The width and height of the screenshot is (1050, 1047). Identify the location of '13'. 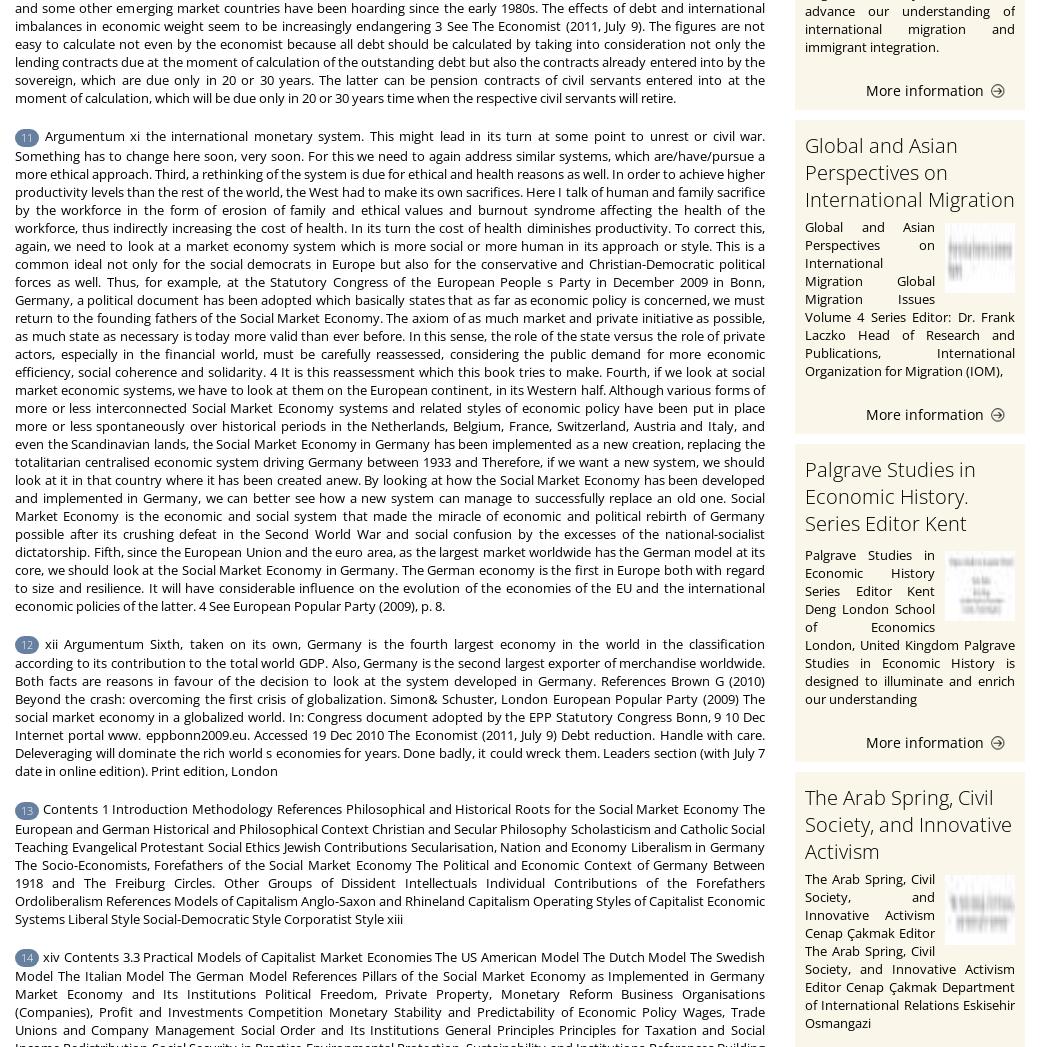
(26, 808).